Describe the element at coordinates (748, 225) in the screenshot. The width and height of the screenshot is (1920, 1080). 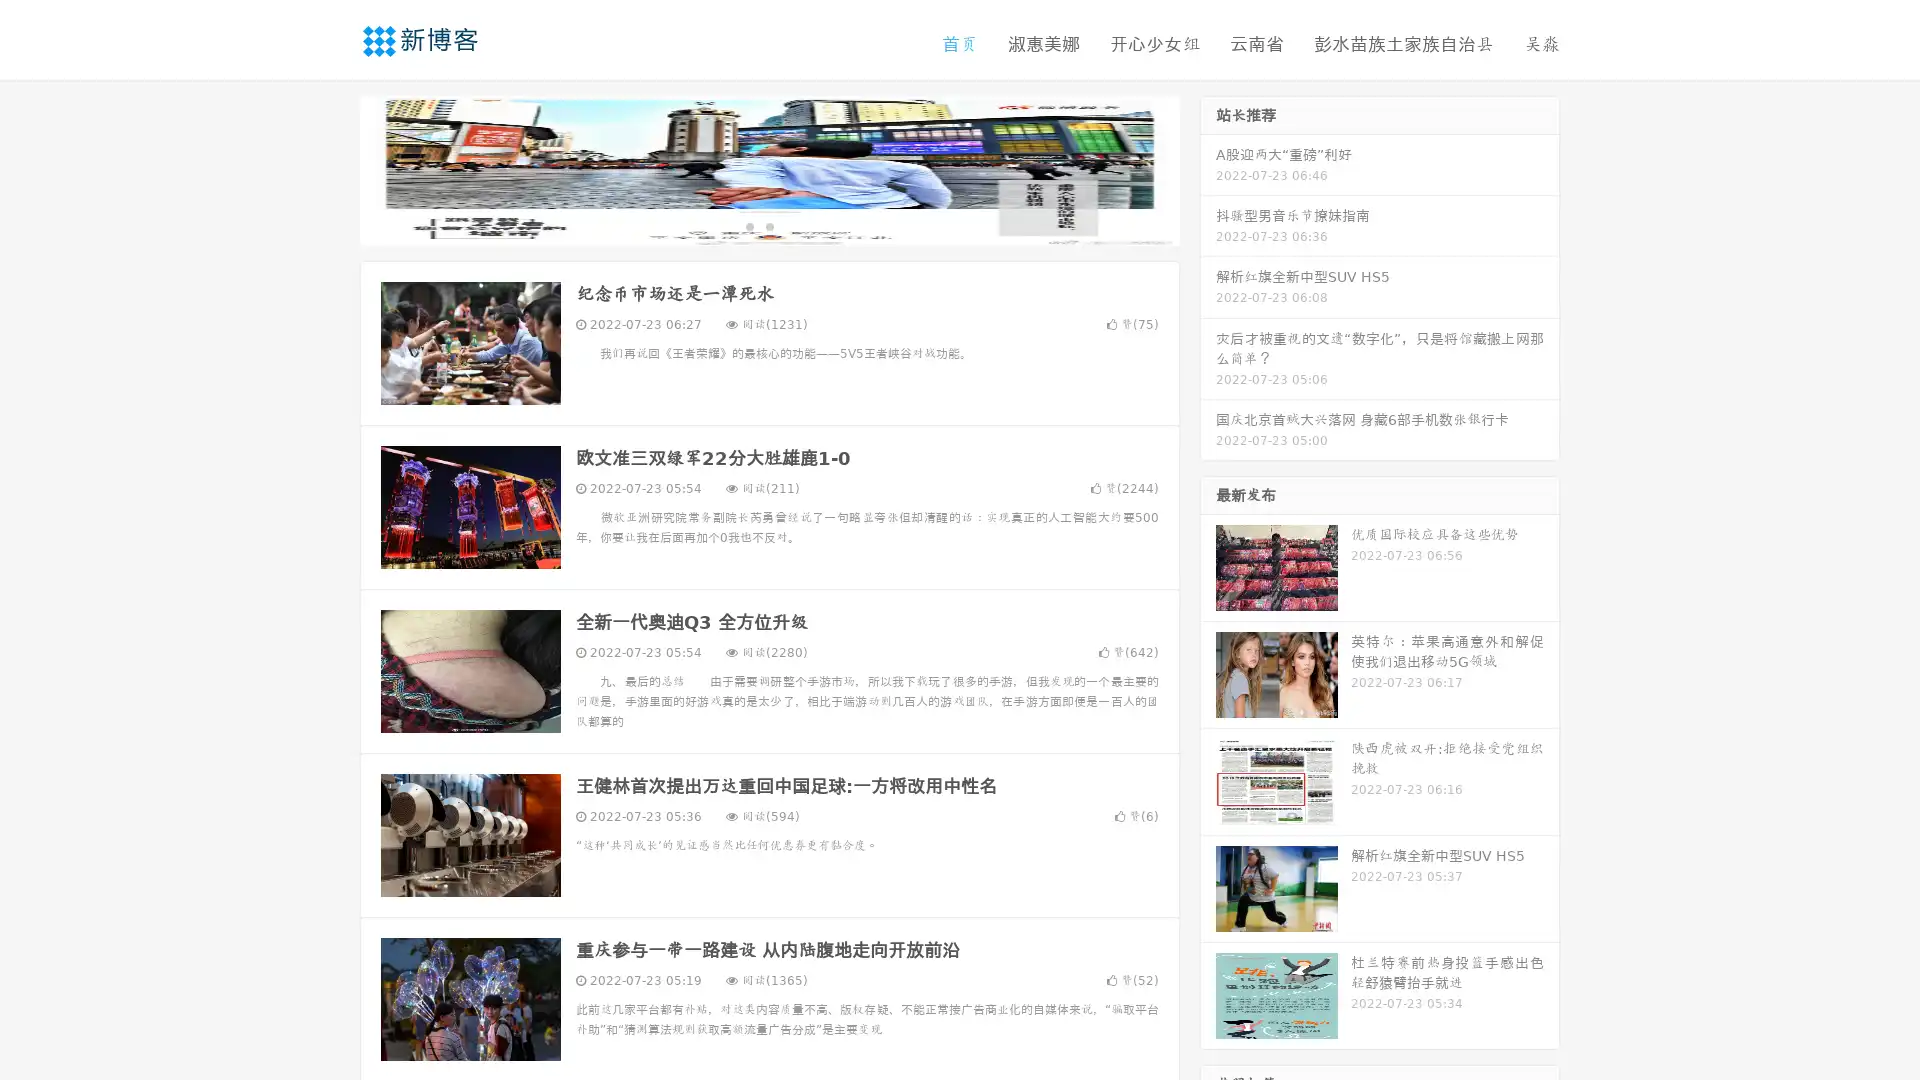
I see `Go to slide 1` at that location.